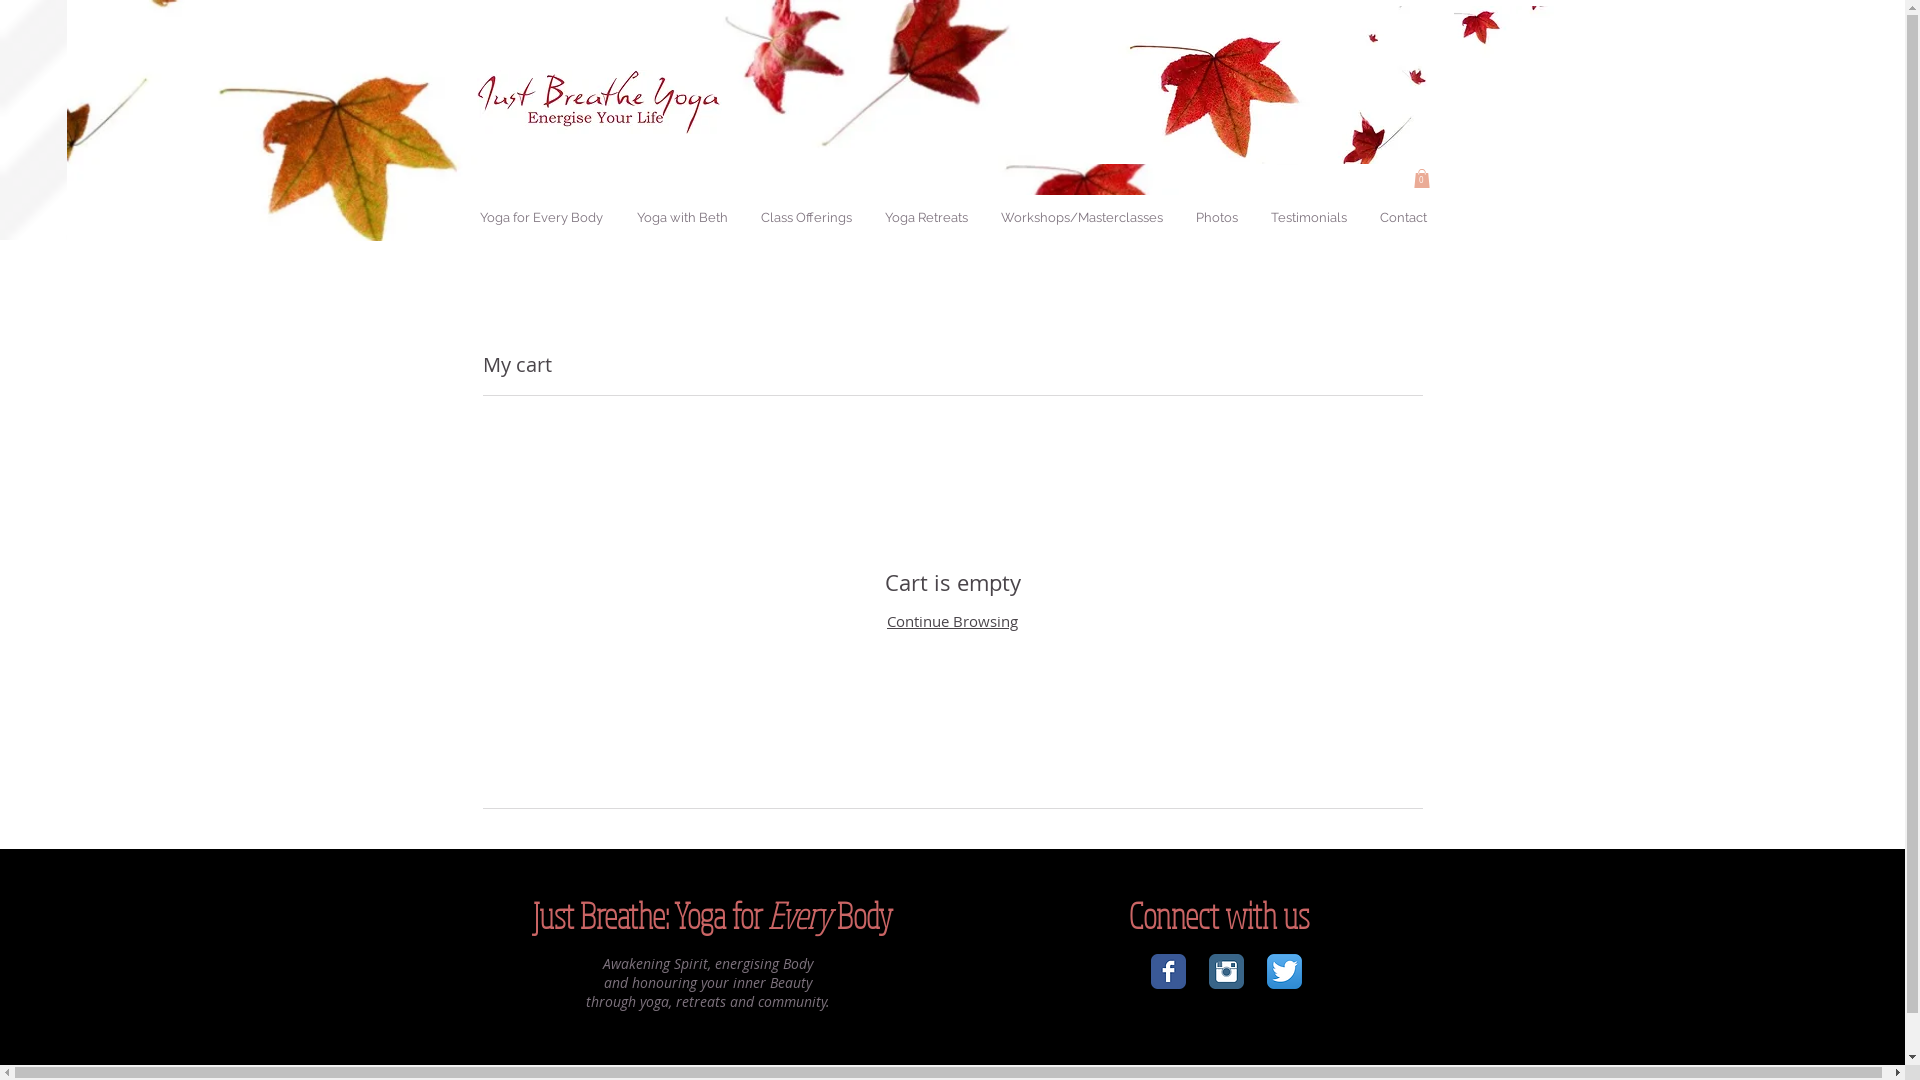 This screenshot has width=1920, height=1080. I want to click on 'Workshops/Masterclasses', so click(1080, 218).